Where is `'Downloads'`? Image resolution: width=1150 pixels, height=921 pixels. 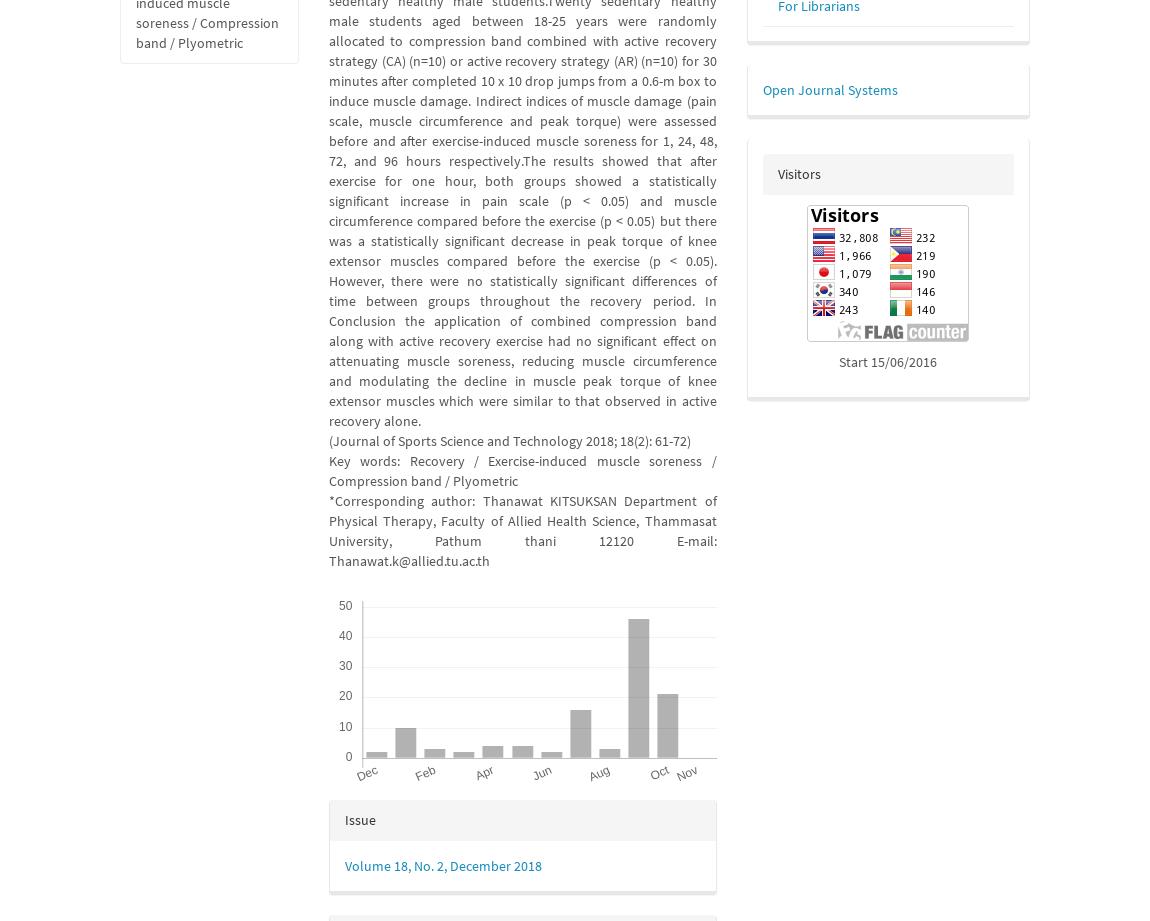 'Downloads' is located at coordinates (361, 591).